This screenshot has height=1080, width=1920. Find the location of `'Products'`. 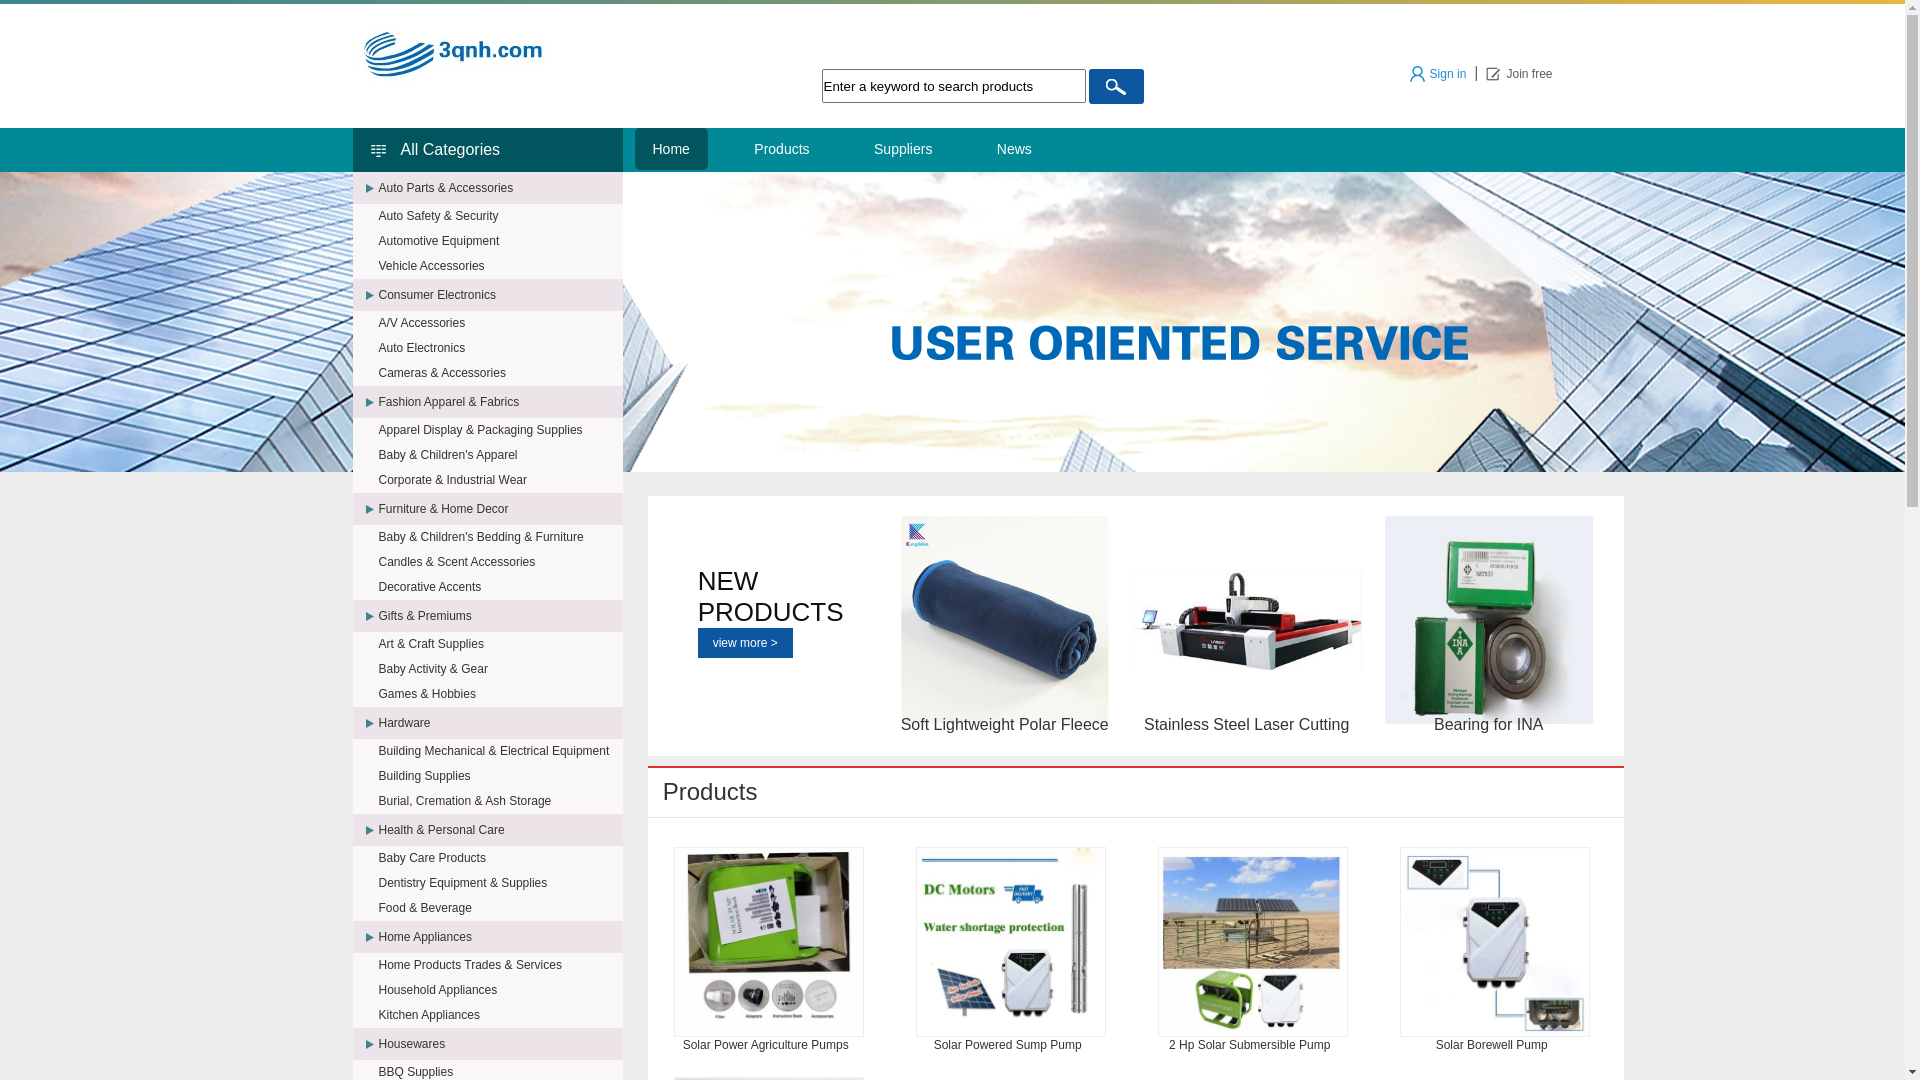

'Products' is located at coordinates (734, 148).